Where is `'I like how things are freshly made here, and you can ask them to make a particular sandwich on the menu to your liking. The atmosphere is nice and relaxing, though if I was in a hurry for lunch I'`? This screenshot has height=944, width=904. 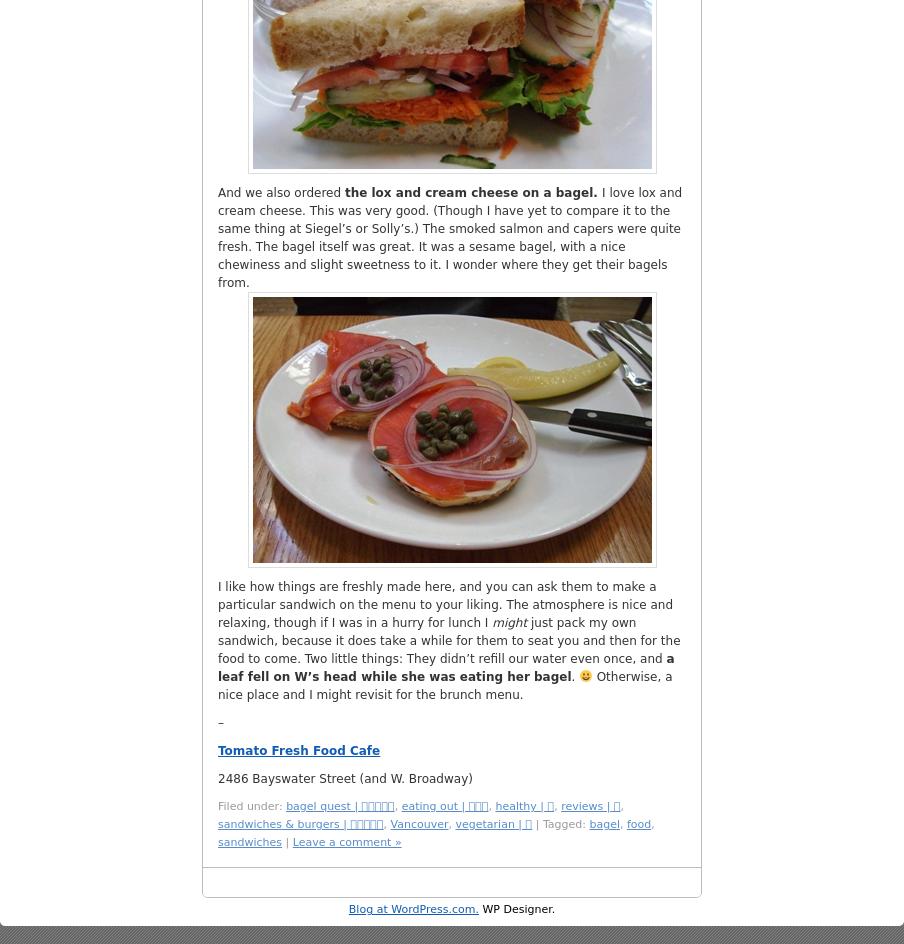
'I like how things are freshly made here, and you can ask them to make a particular sandwich on the menu to your liking. The atmosphere is nice and relaxing, though if I was in a hurry for lunch I' is located at coordinates (445, 605).